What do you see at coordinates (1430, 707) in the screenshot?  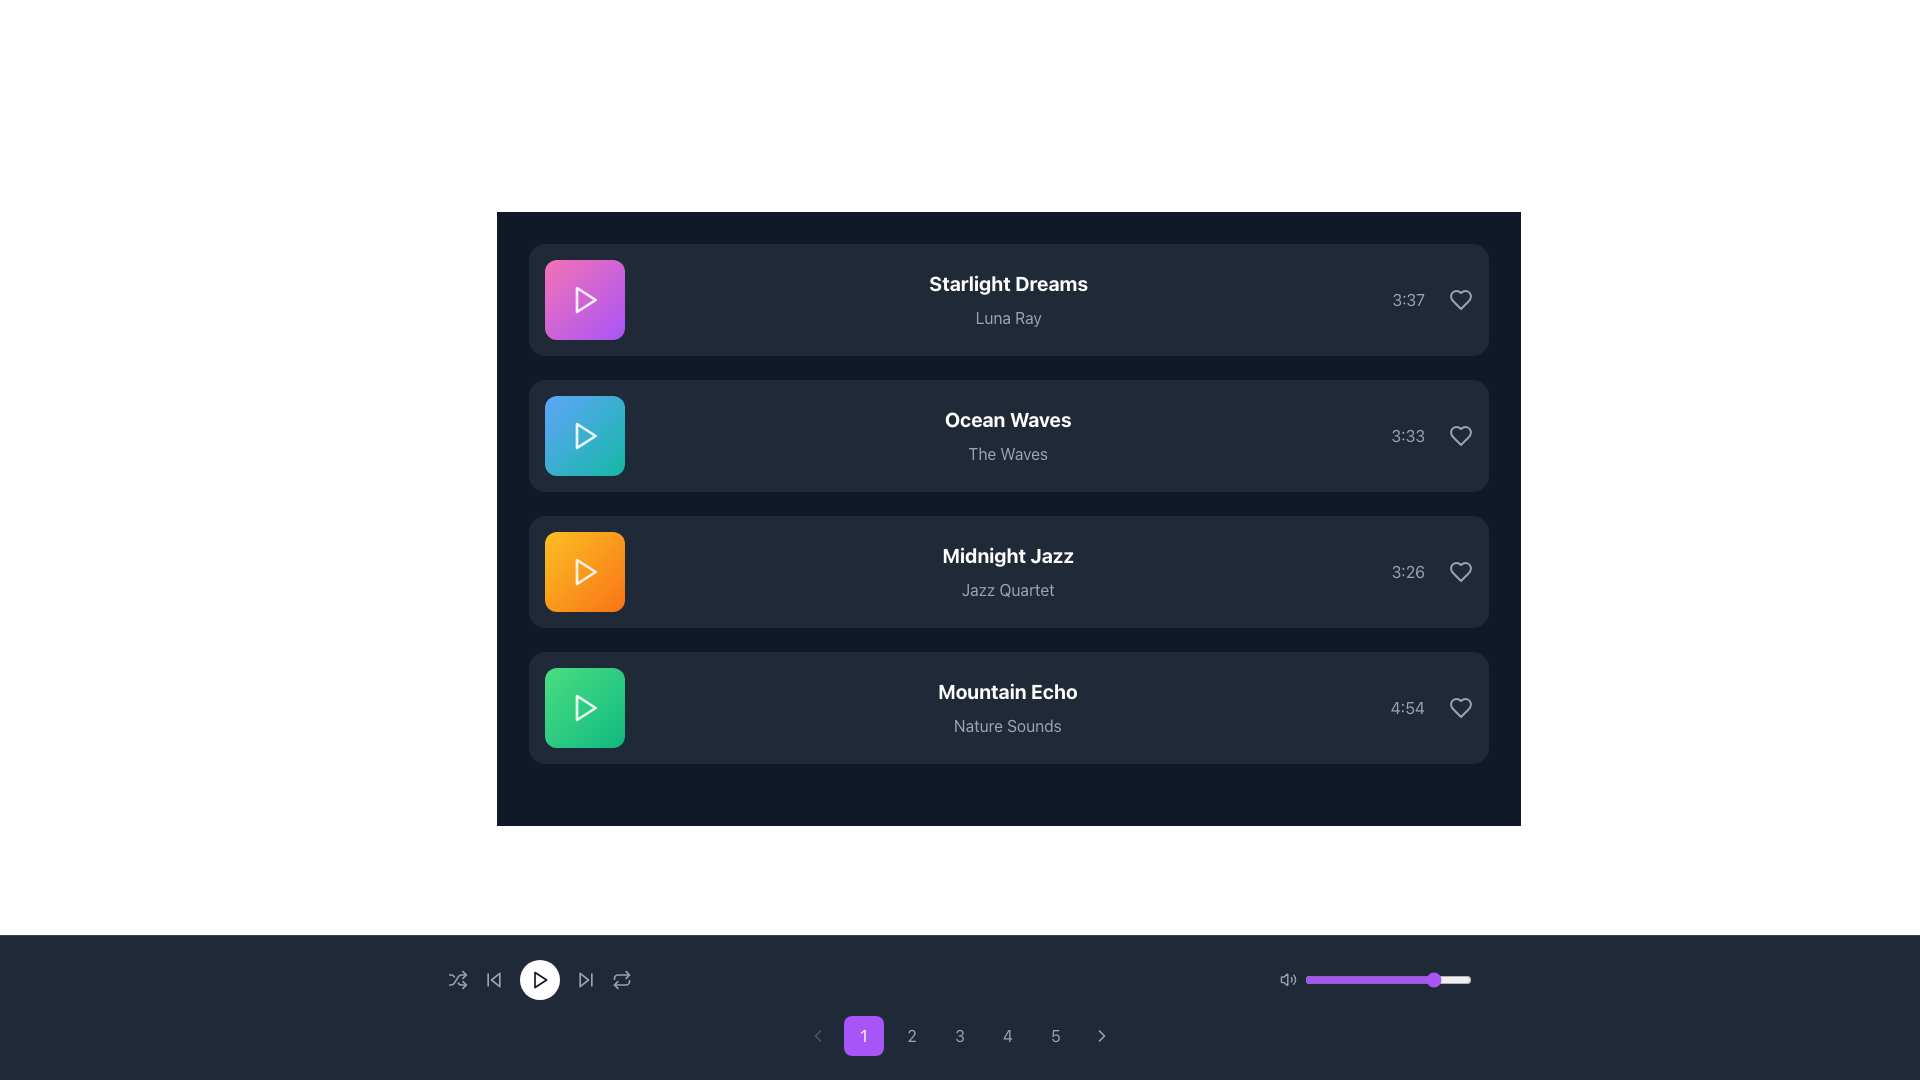 I see `keyboard navigation` at bounding box center [1430, 707].